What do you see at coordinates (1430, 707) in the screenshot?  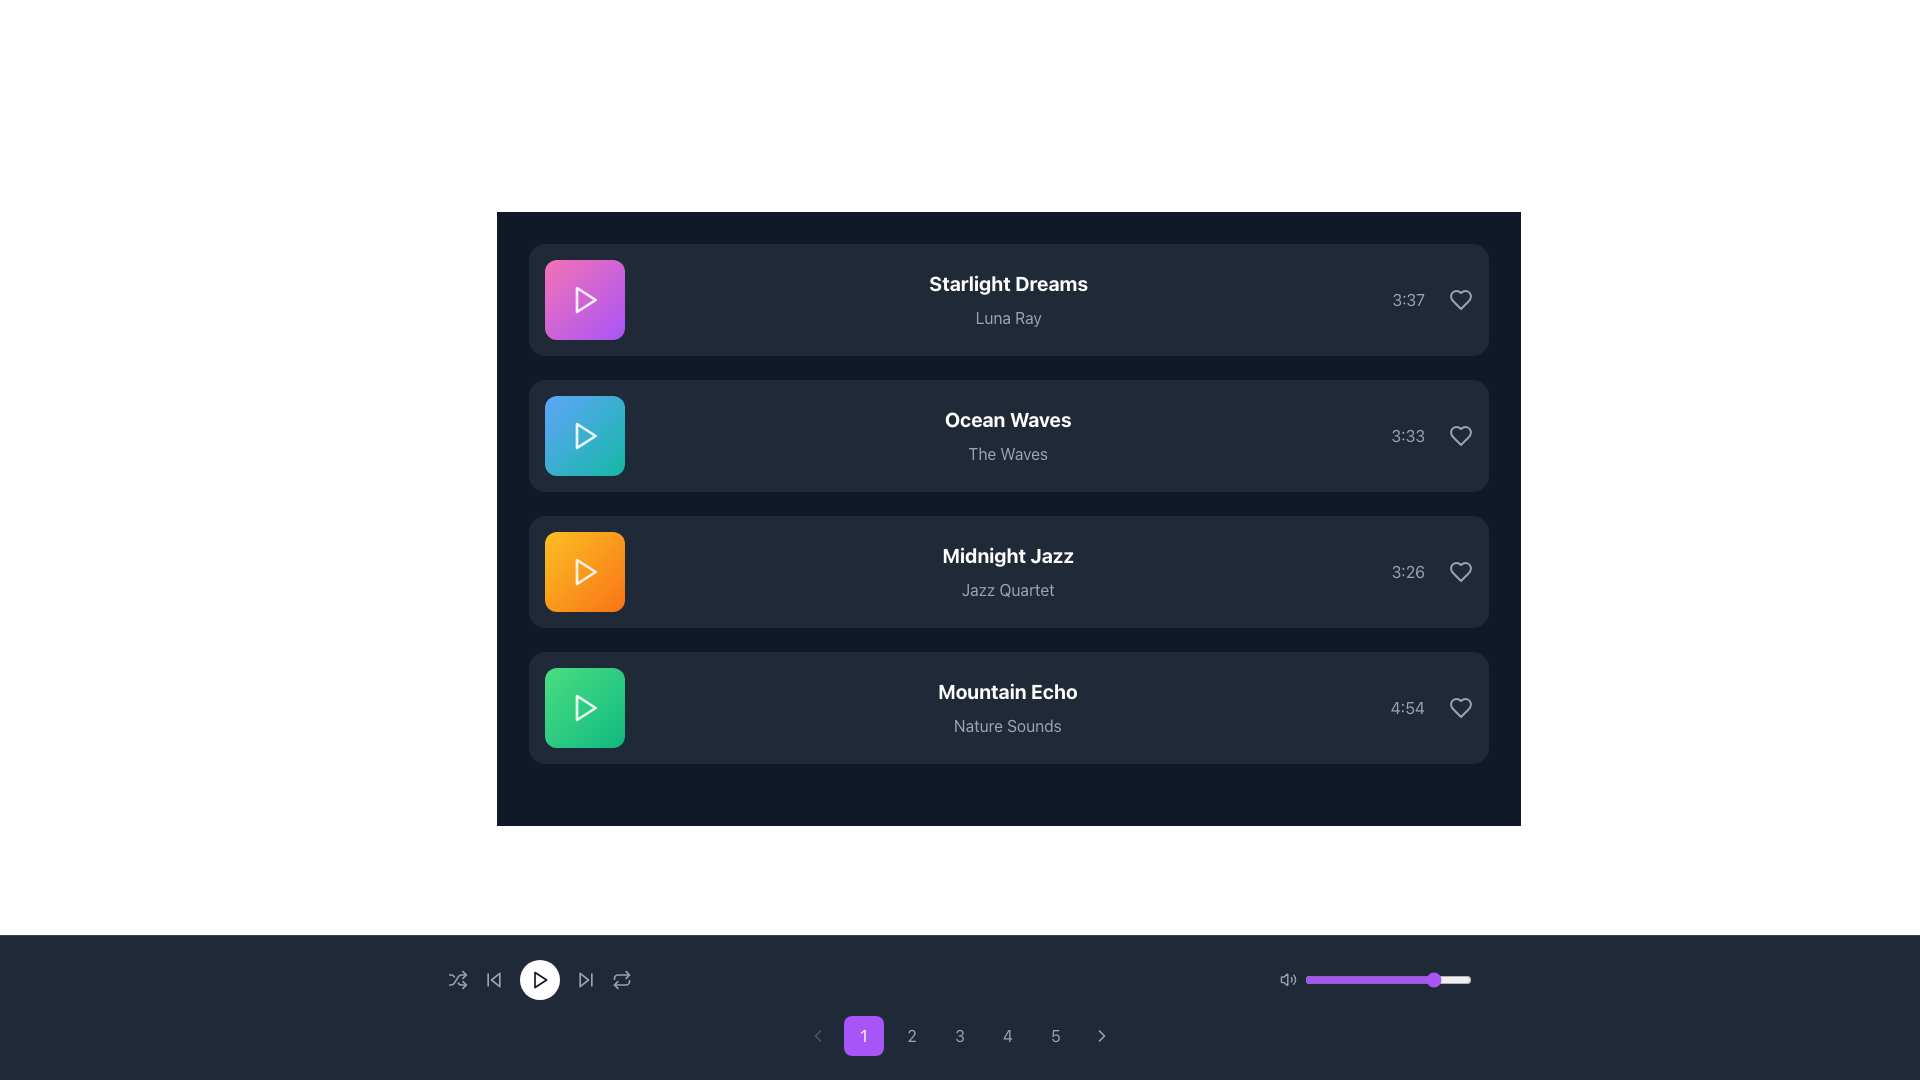 I see `keyboard navigation` at bounding box center [1430, 707].